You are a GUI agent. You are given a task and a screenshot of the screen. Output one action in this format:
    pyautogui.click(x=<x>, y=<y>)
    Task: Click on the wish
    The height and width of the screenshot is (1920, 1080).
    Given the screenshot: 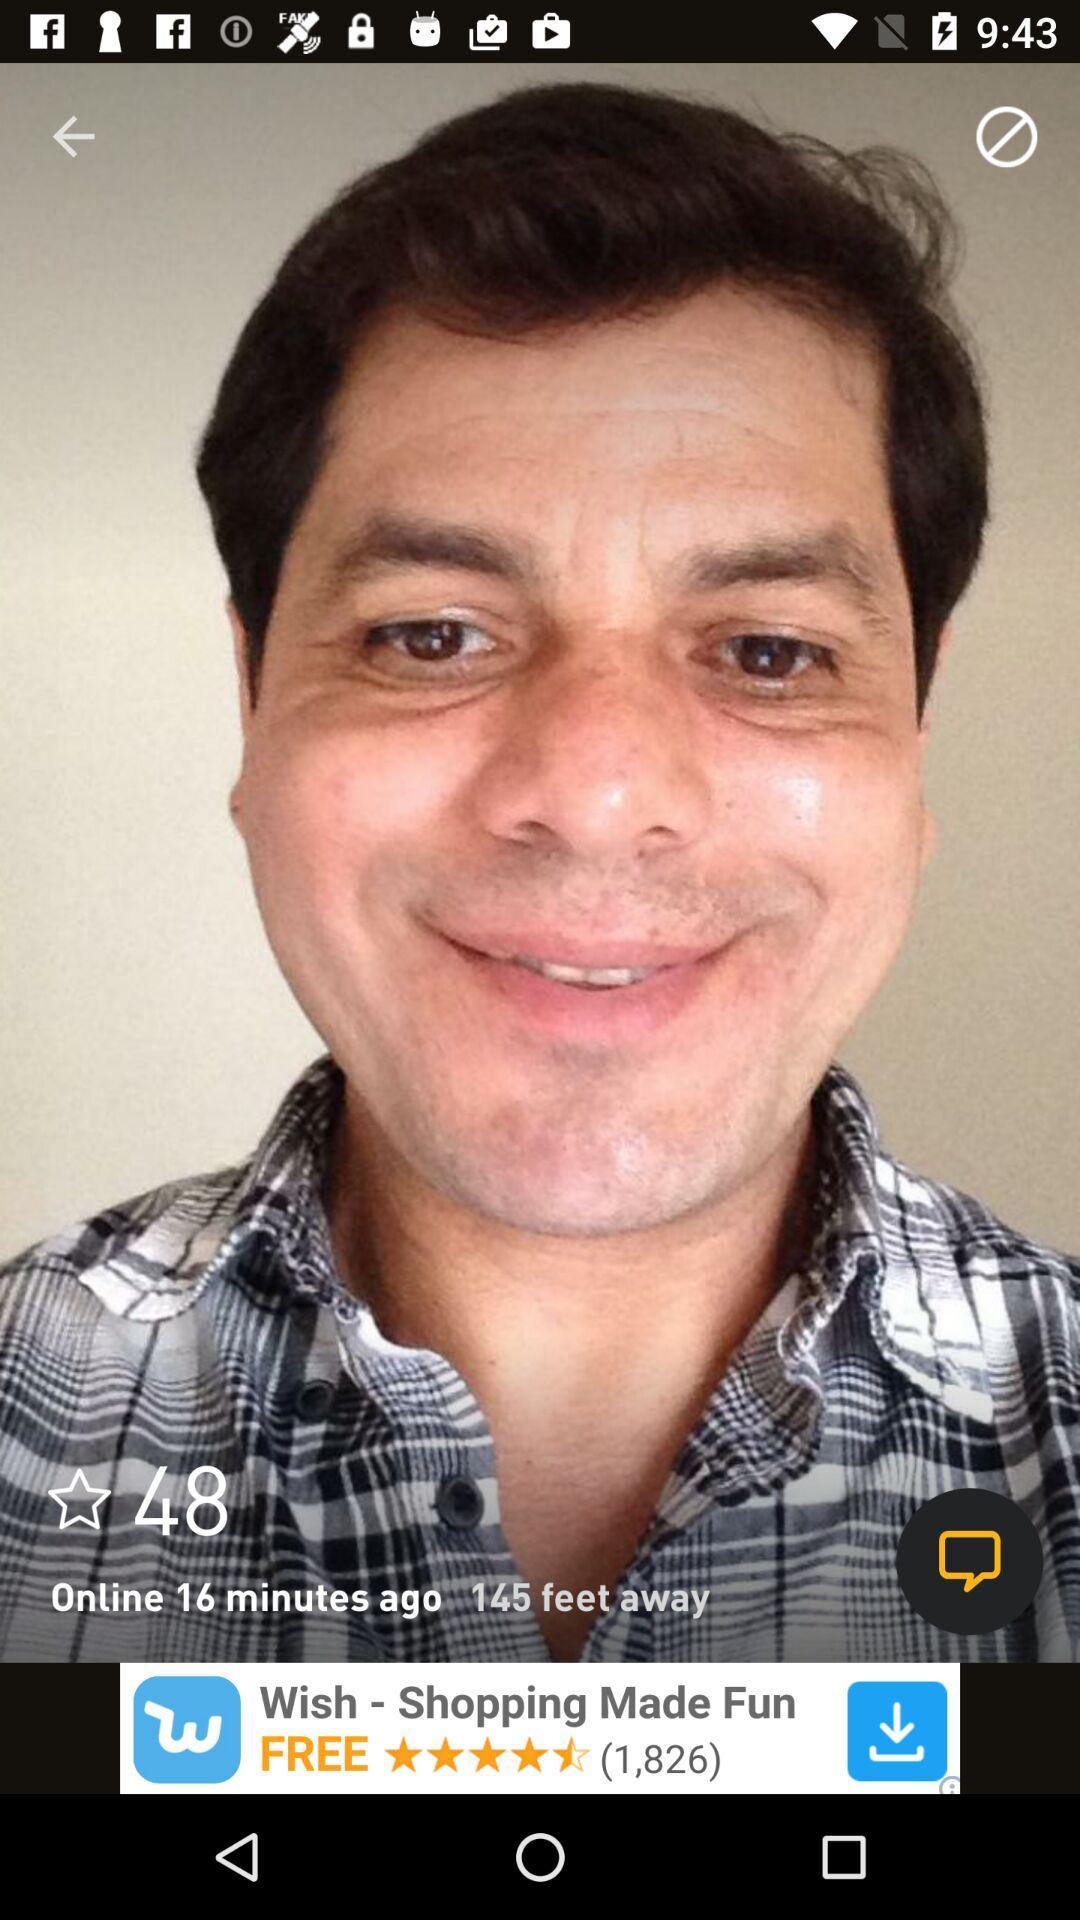 What is the action you would take?
    pyautogui.click(x=540, y=1727)
    